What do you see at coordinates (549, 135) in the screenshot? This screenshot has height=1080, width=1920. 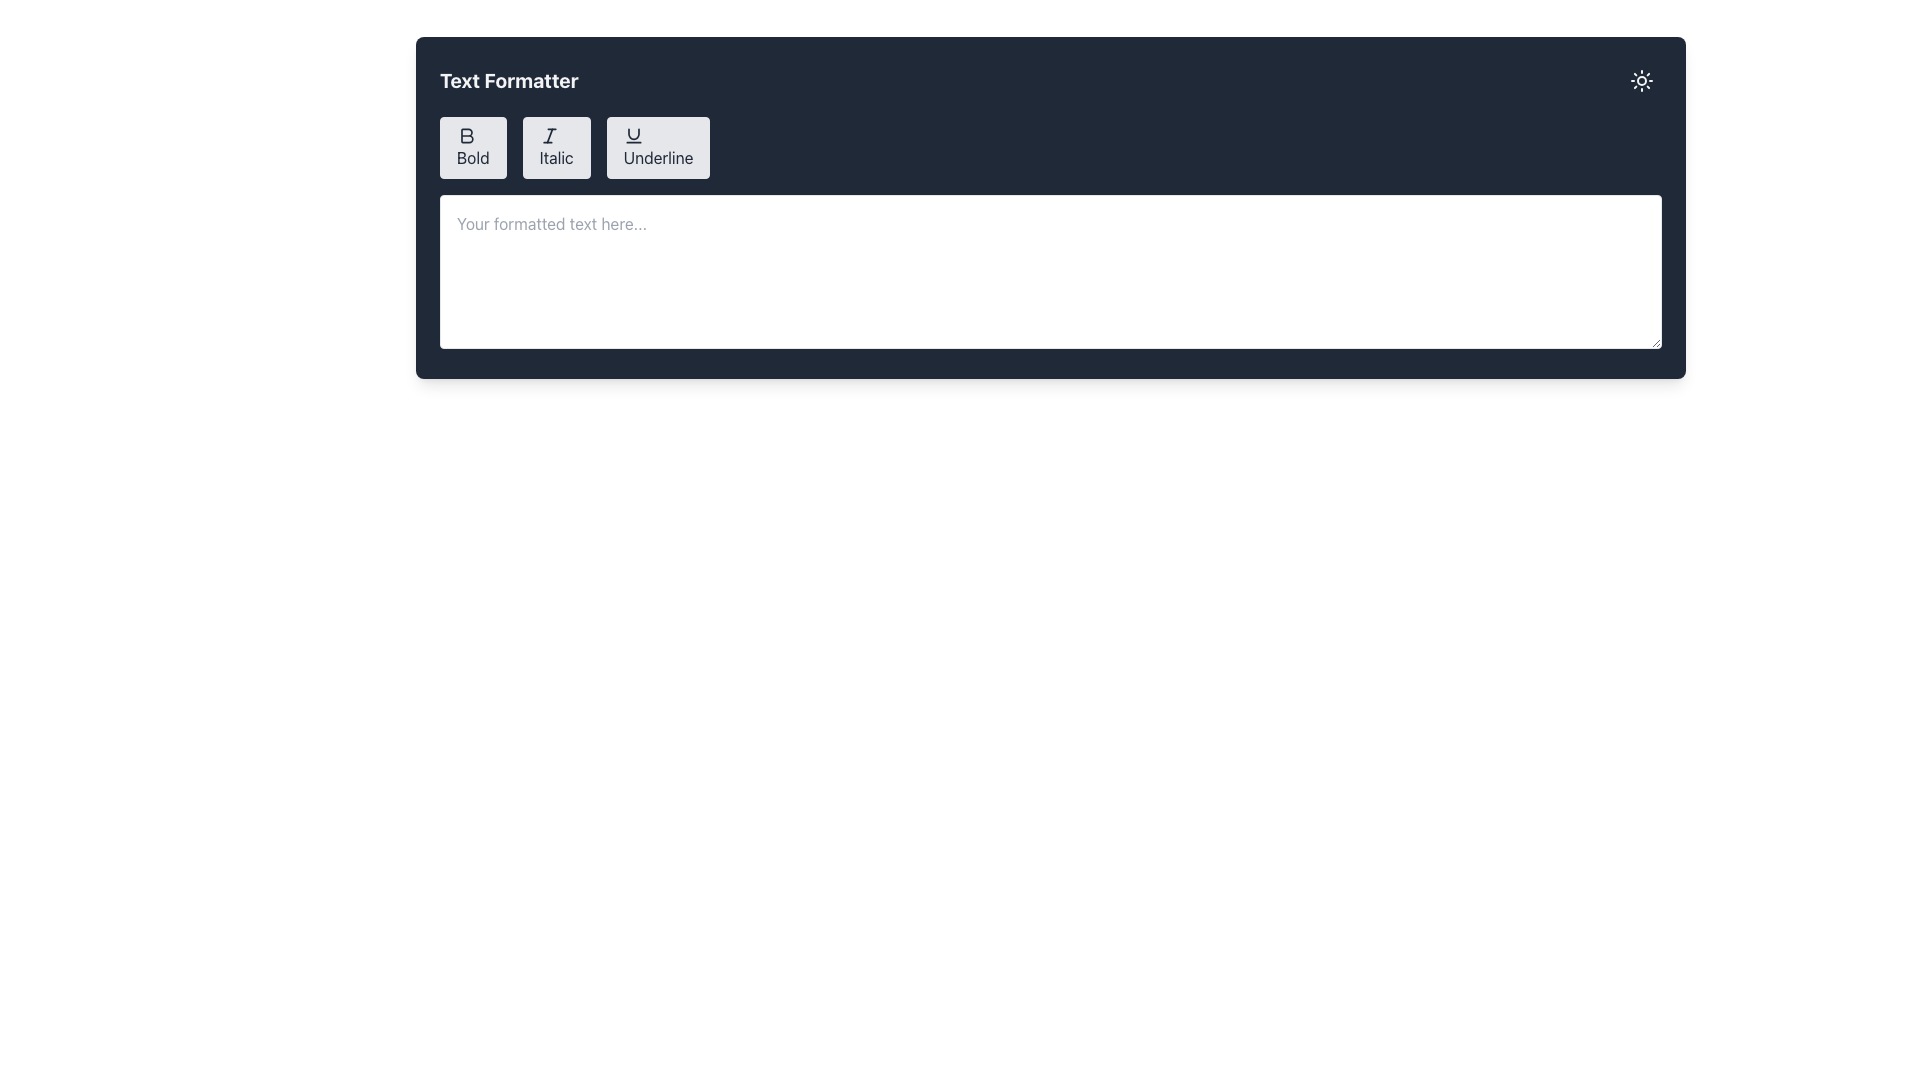 I see `the italic formatting icon located in the second button of the text formatter toolbar` at bounding box center [549, 135].